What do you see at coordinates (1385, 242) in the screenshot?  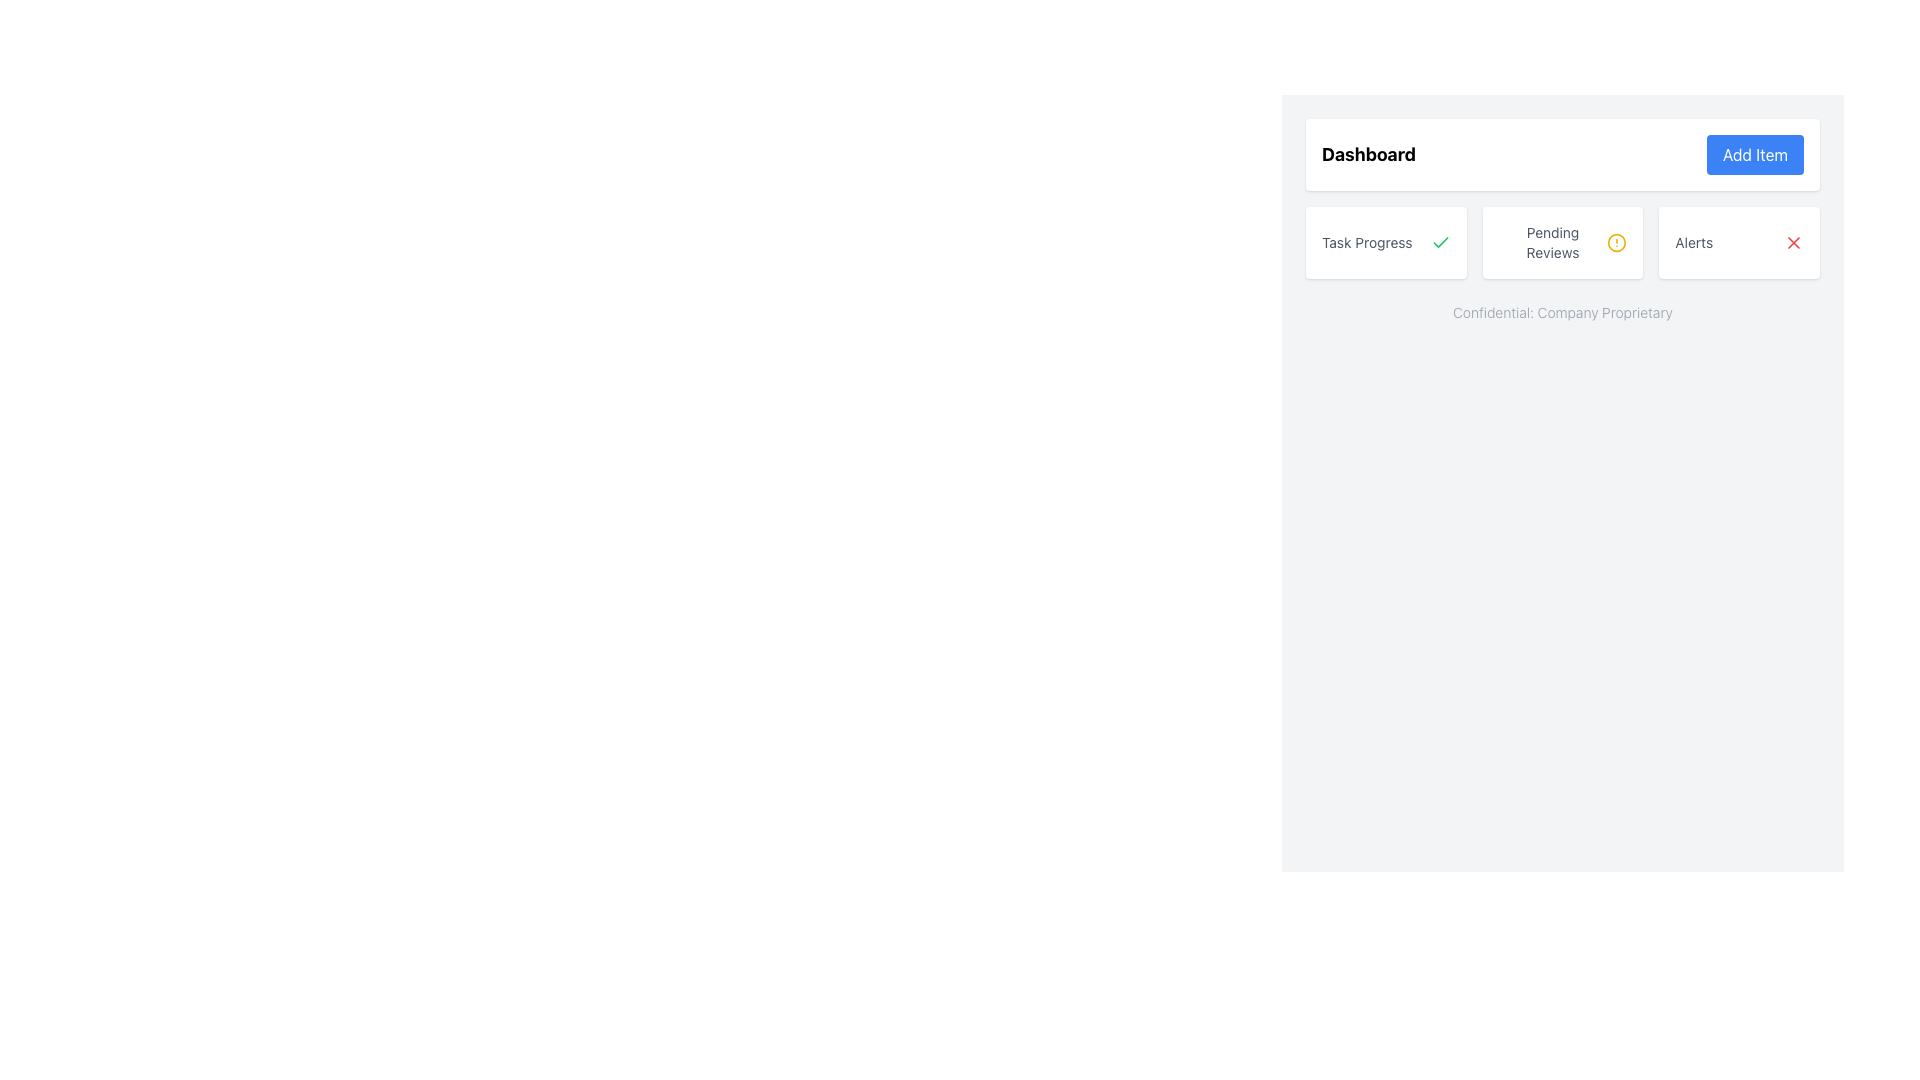 I see `the 'Task Progress' card, which is the first card in a row of three with a white background, rounded corners, and a green checkmark icon` at bounding box center [1385, 242].